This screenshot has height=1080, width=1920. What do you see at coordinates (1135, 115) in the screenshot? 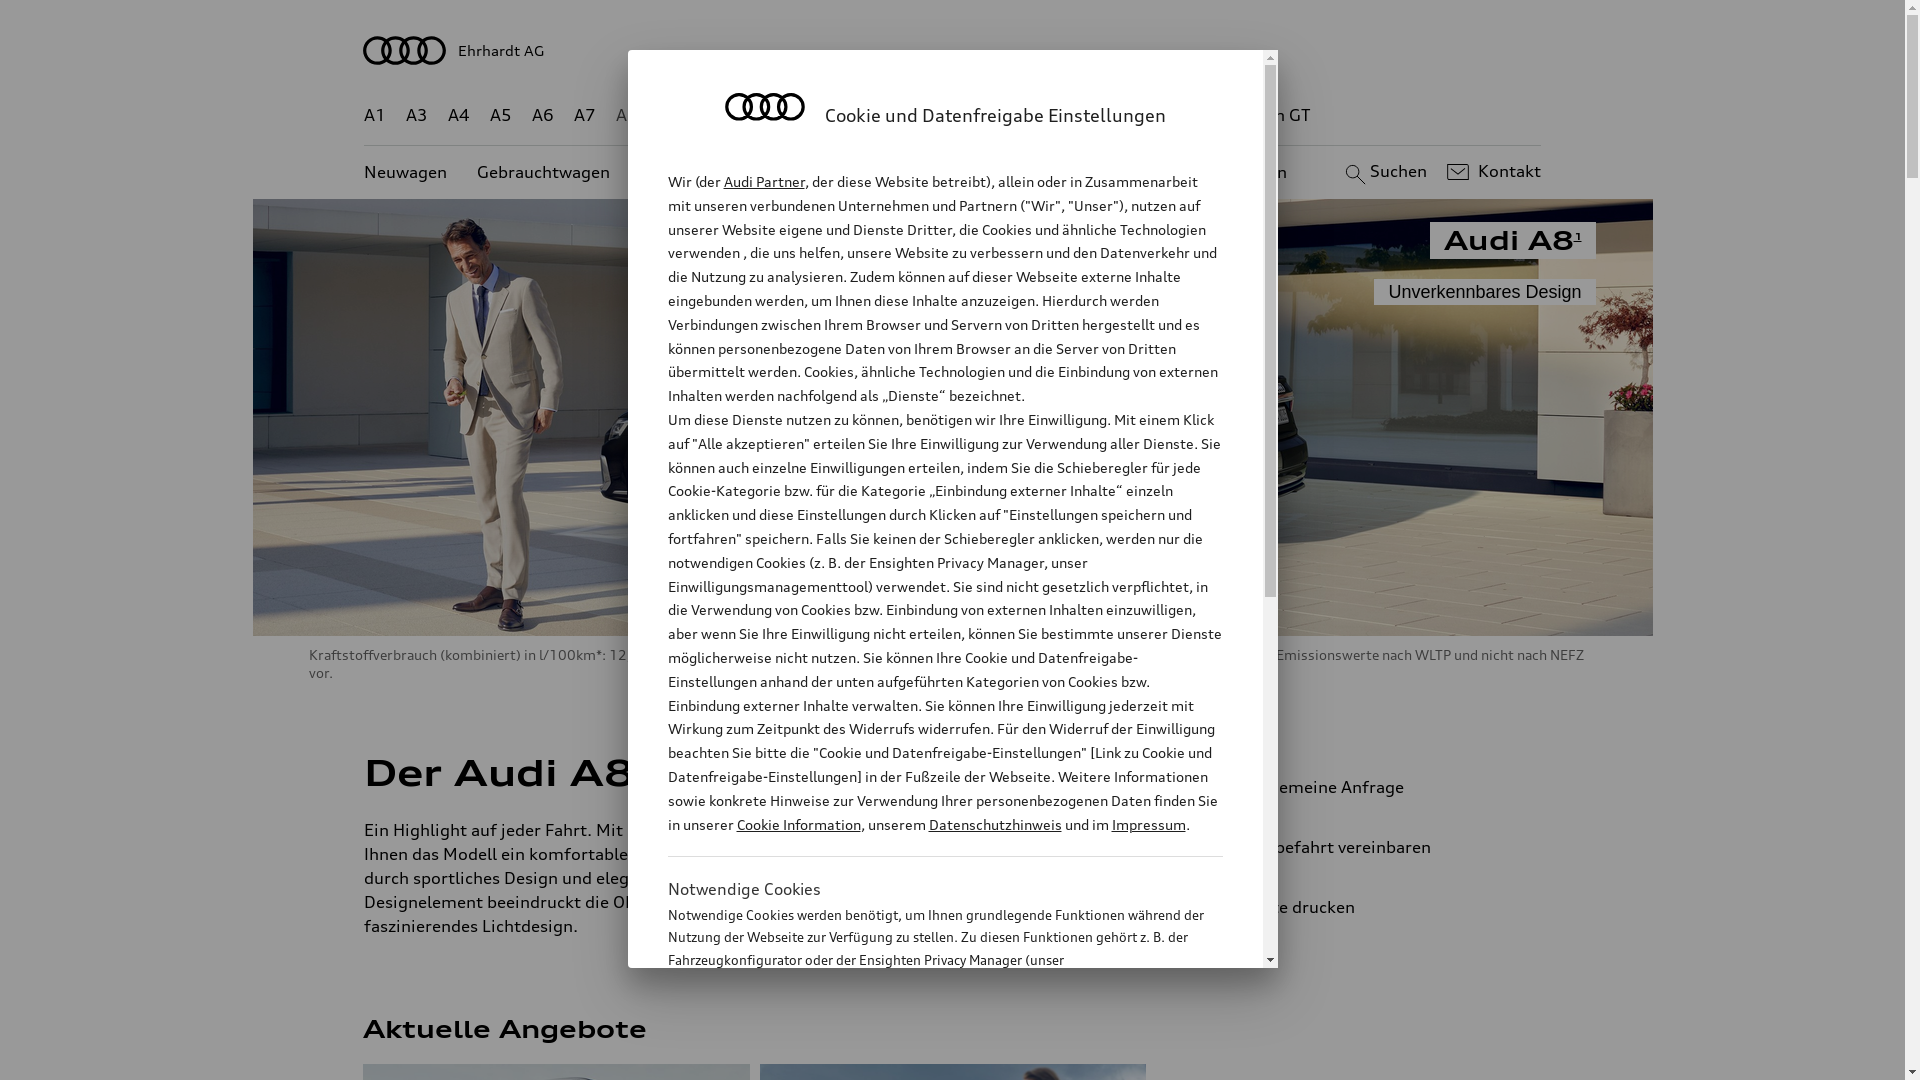
I see `'RS'` at bounding box center [1135, 115].